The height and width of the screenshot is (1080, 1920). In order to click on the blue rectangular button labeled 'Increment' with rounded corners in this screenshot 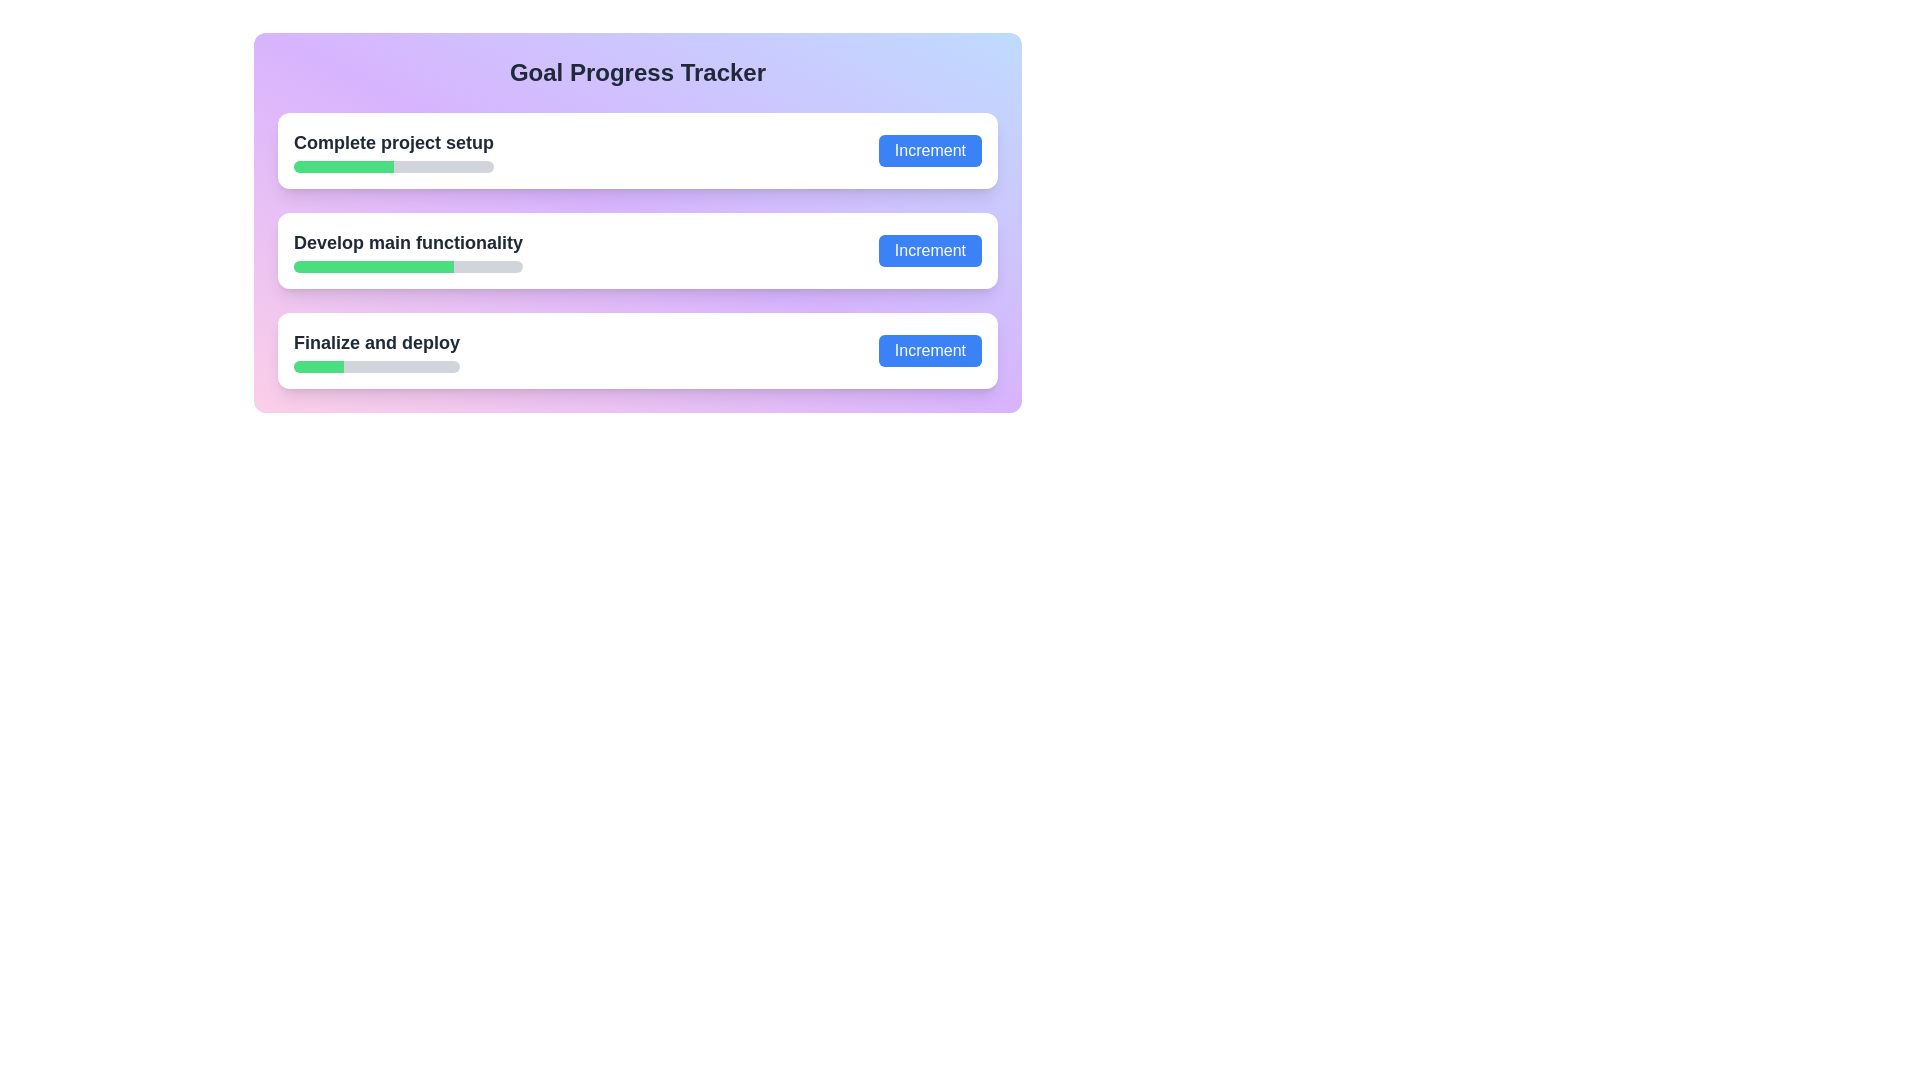, I will do `click(929, 249)`.